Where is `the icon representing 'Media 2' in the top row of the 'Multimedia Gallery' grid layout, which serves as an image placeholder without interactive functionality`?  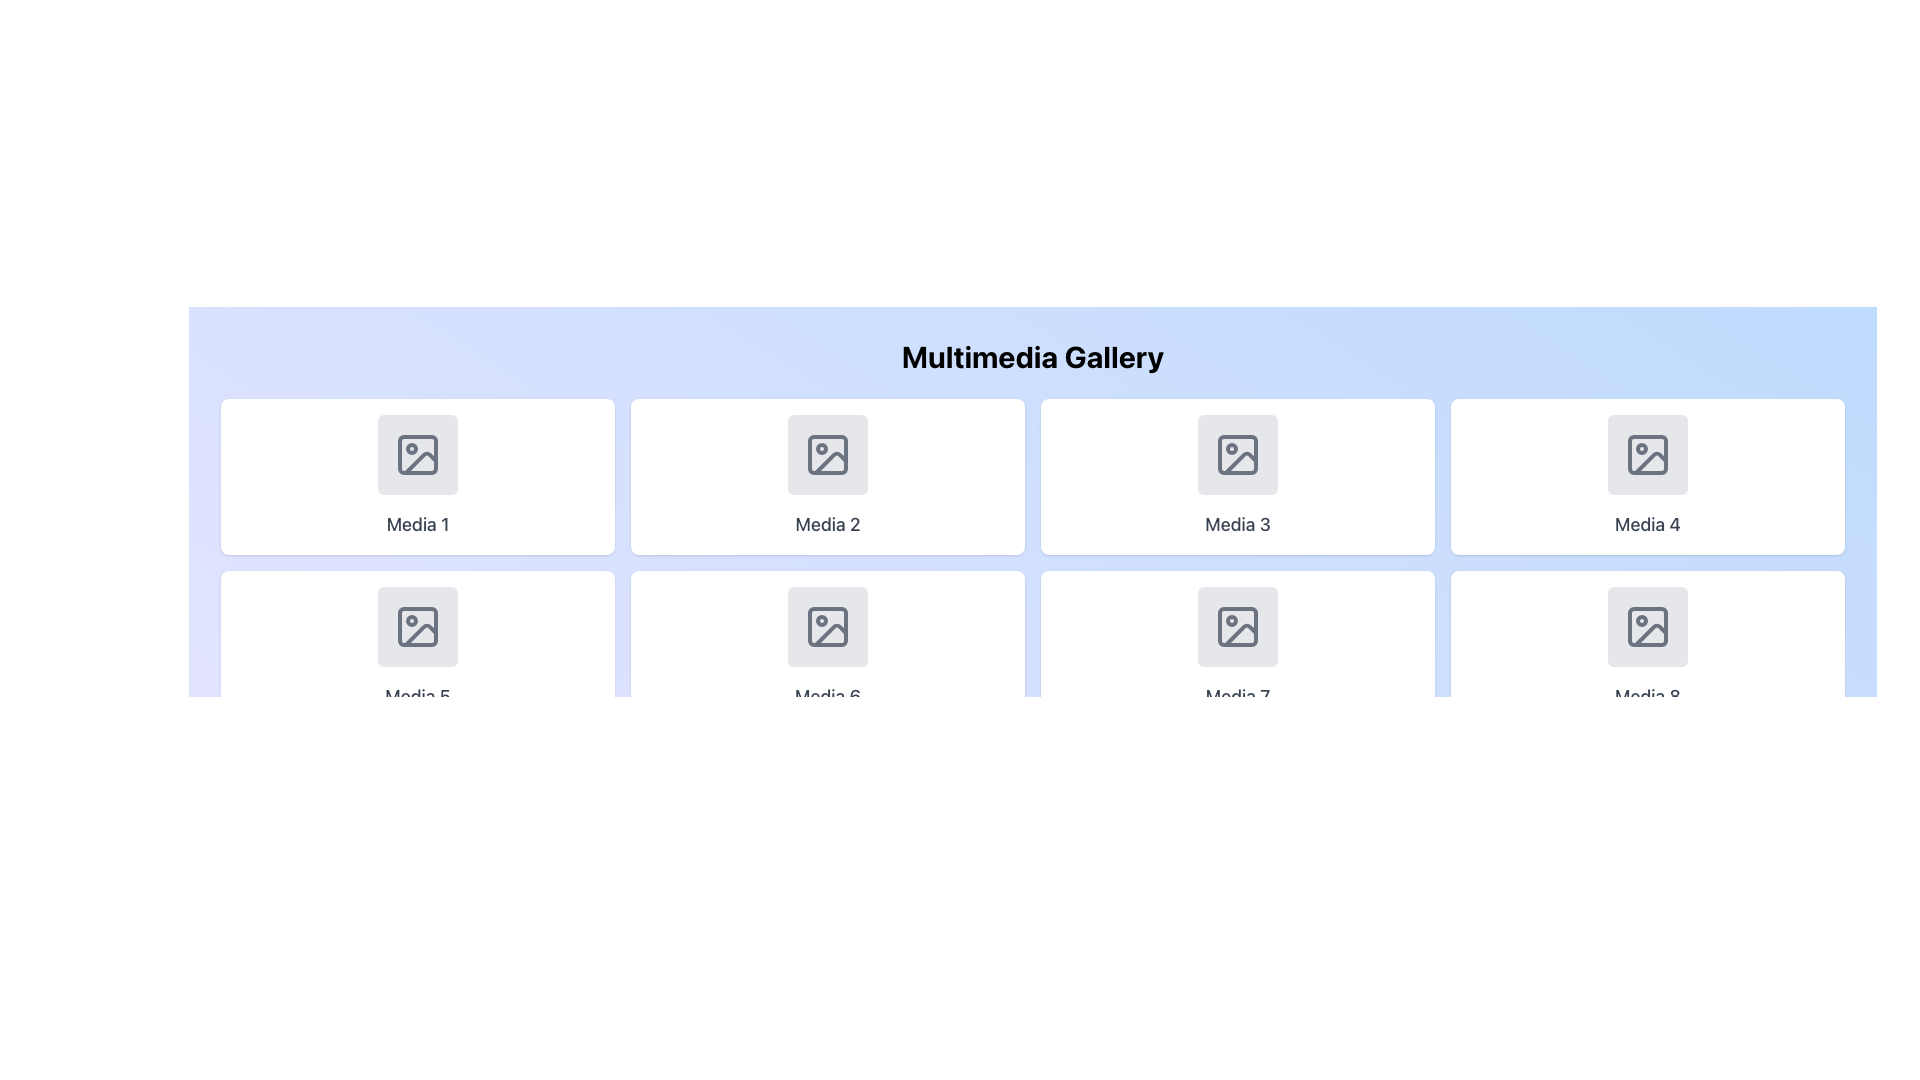
the icon representing 'Media 2' in the top row of the 'Multimedia Gallery' grid layout, which serves as an image placeholder without interactive functionality is located at coordinates (828, 455).